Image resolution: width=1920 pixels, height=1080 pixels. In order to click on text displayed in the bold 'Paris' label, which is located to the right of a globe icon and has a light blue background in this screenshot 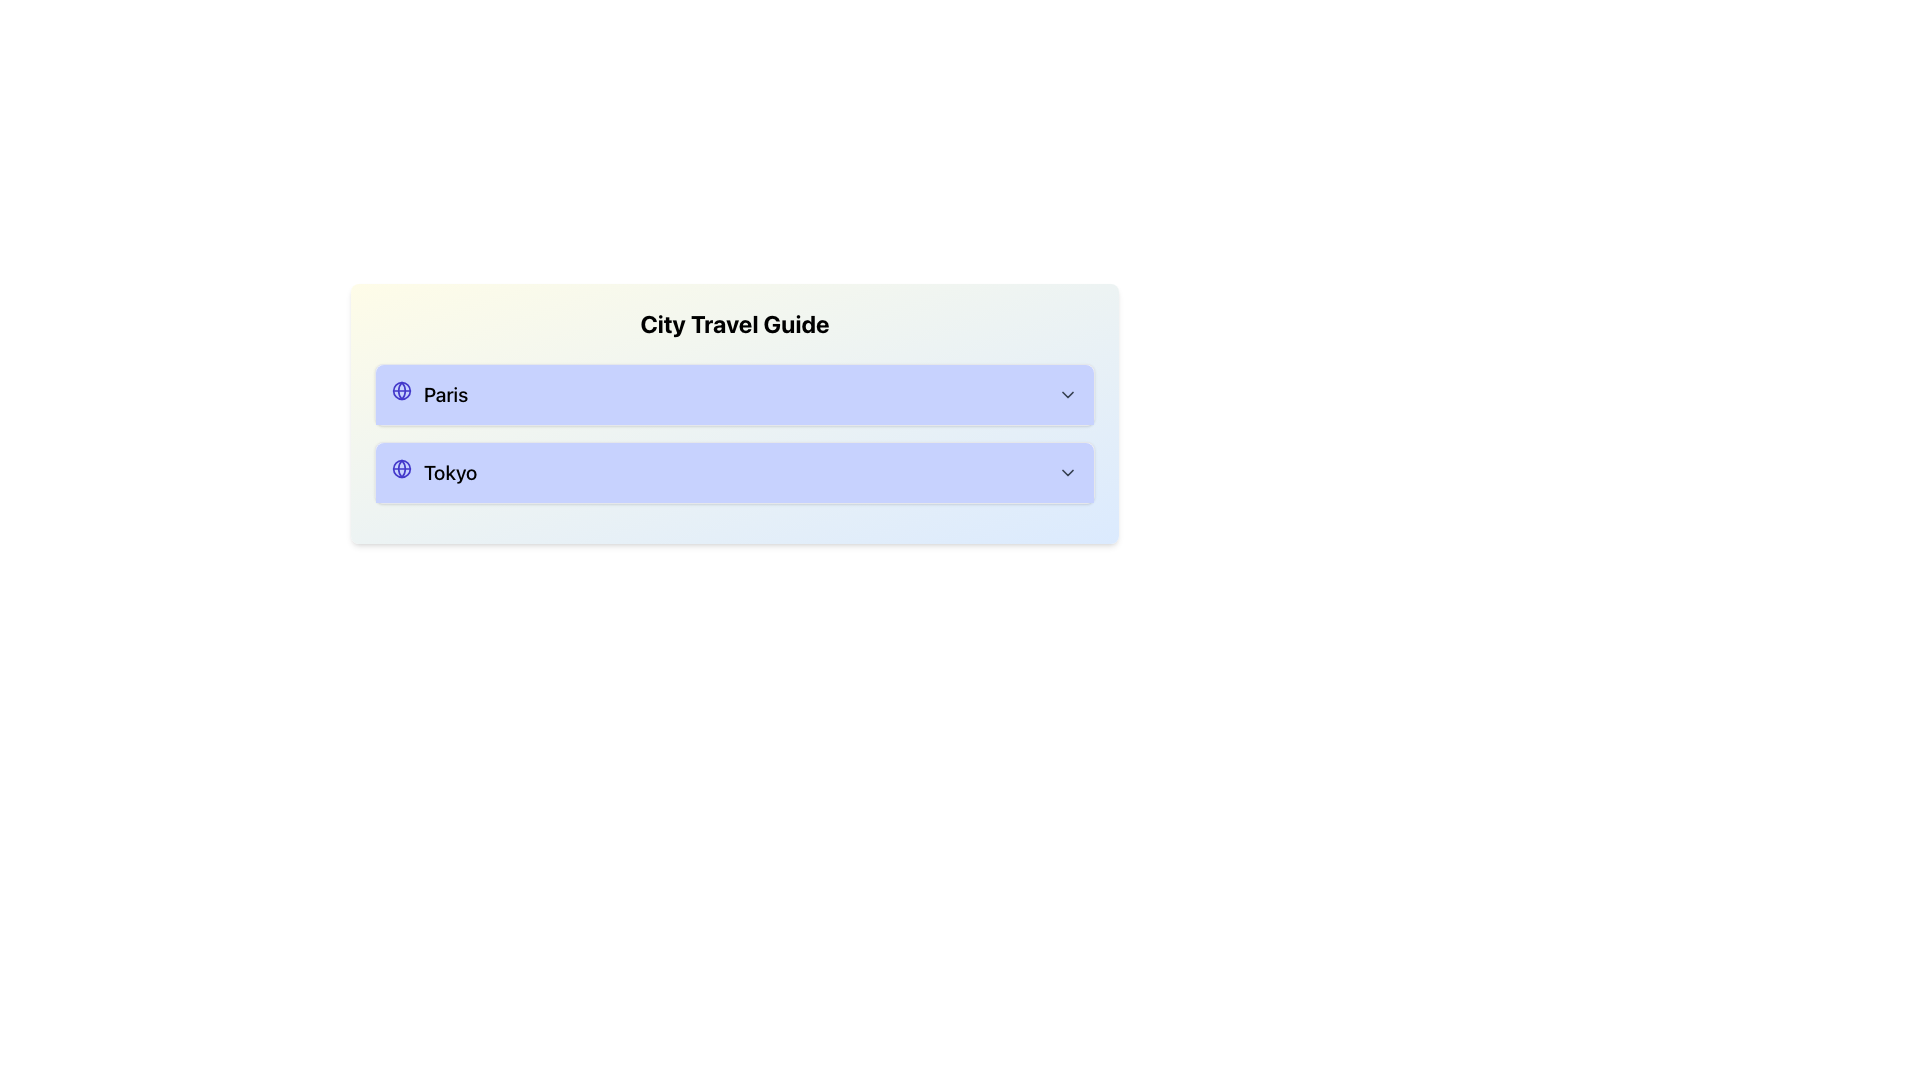, I will do `click(445, 394)`.